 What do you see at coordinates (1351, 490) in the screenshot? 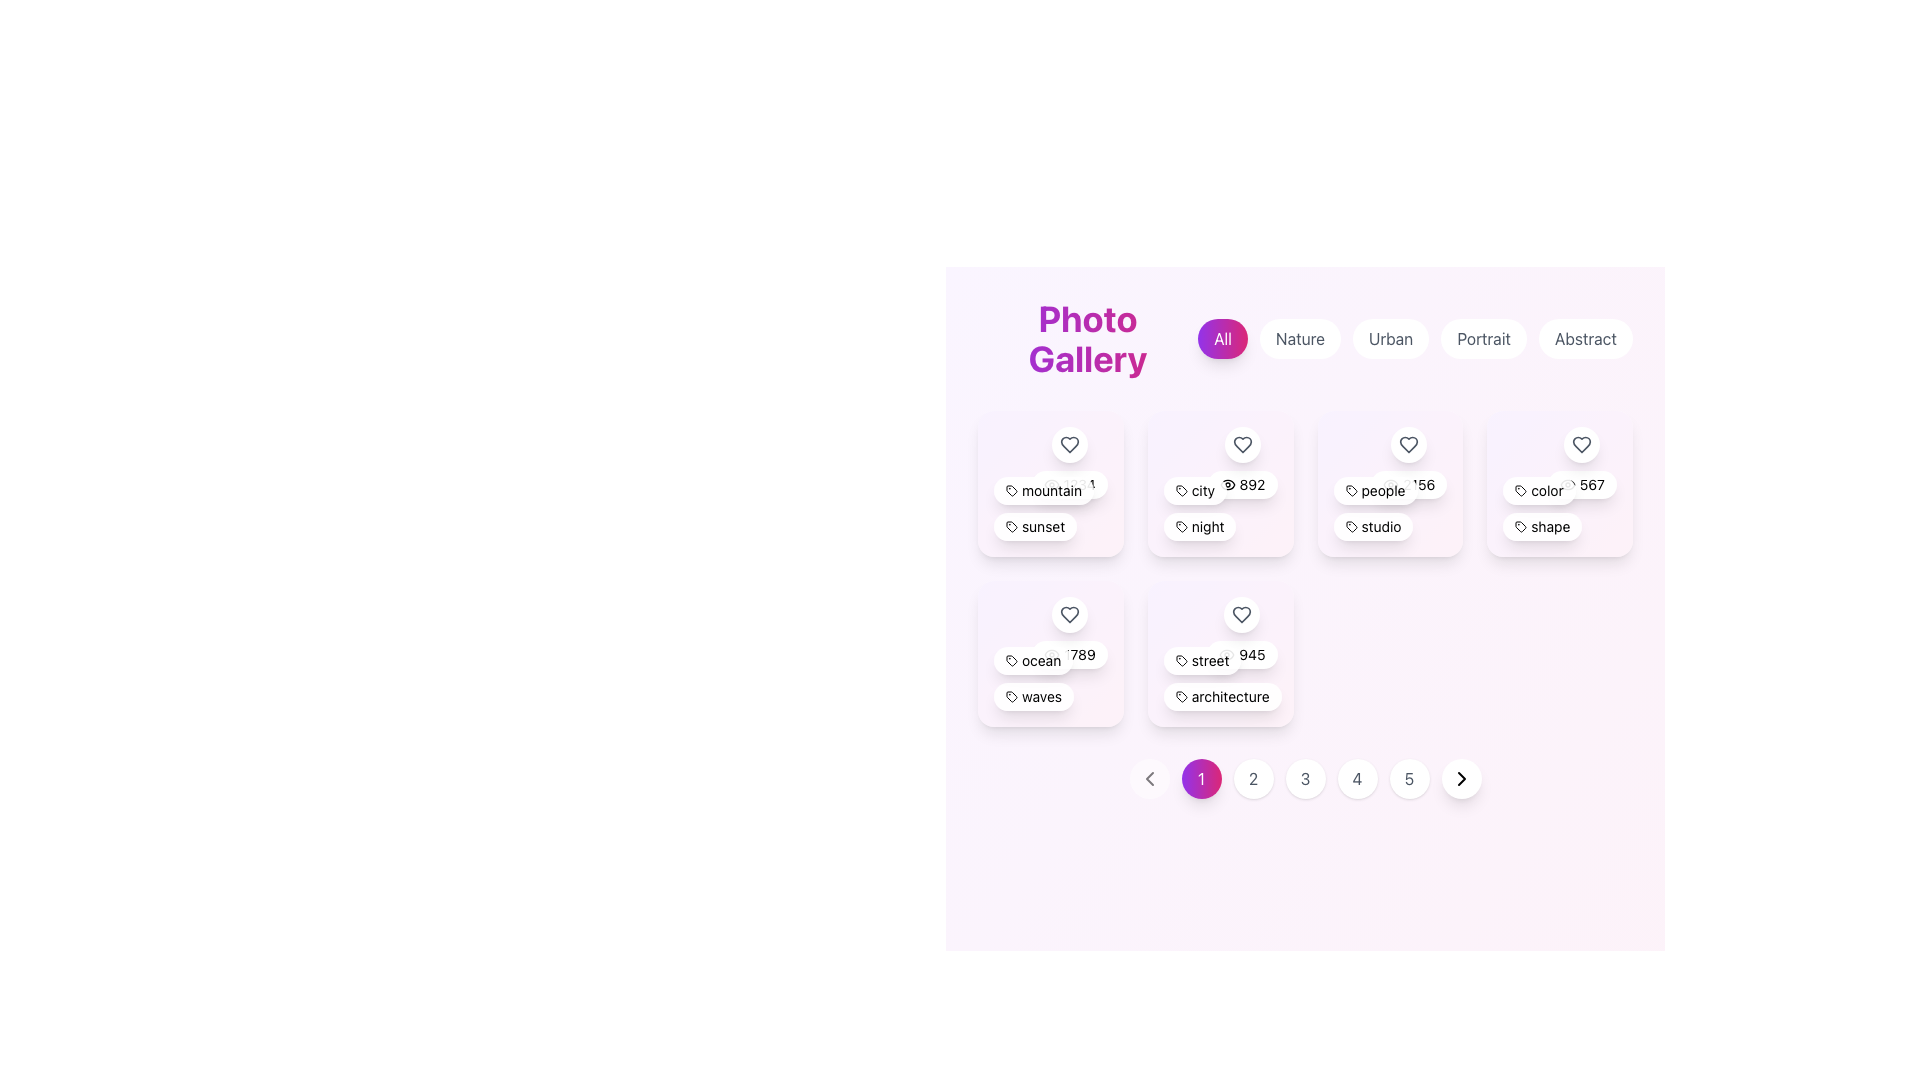
I see `the tag icon that visually indicates a metadata tag, located in the second row, third column of the grid structure` at bounding box center [1351, 490].